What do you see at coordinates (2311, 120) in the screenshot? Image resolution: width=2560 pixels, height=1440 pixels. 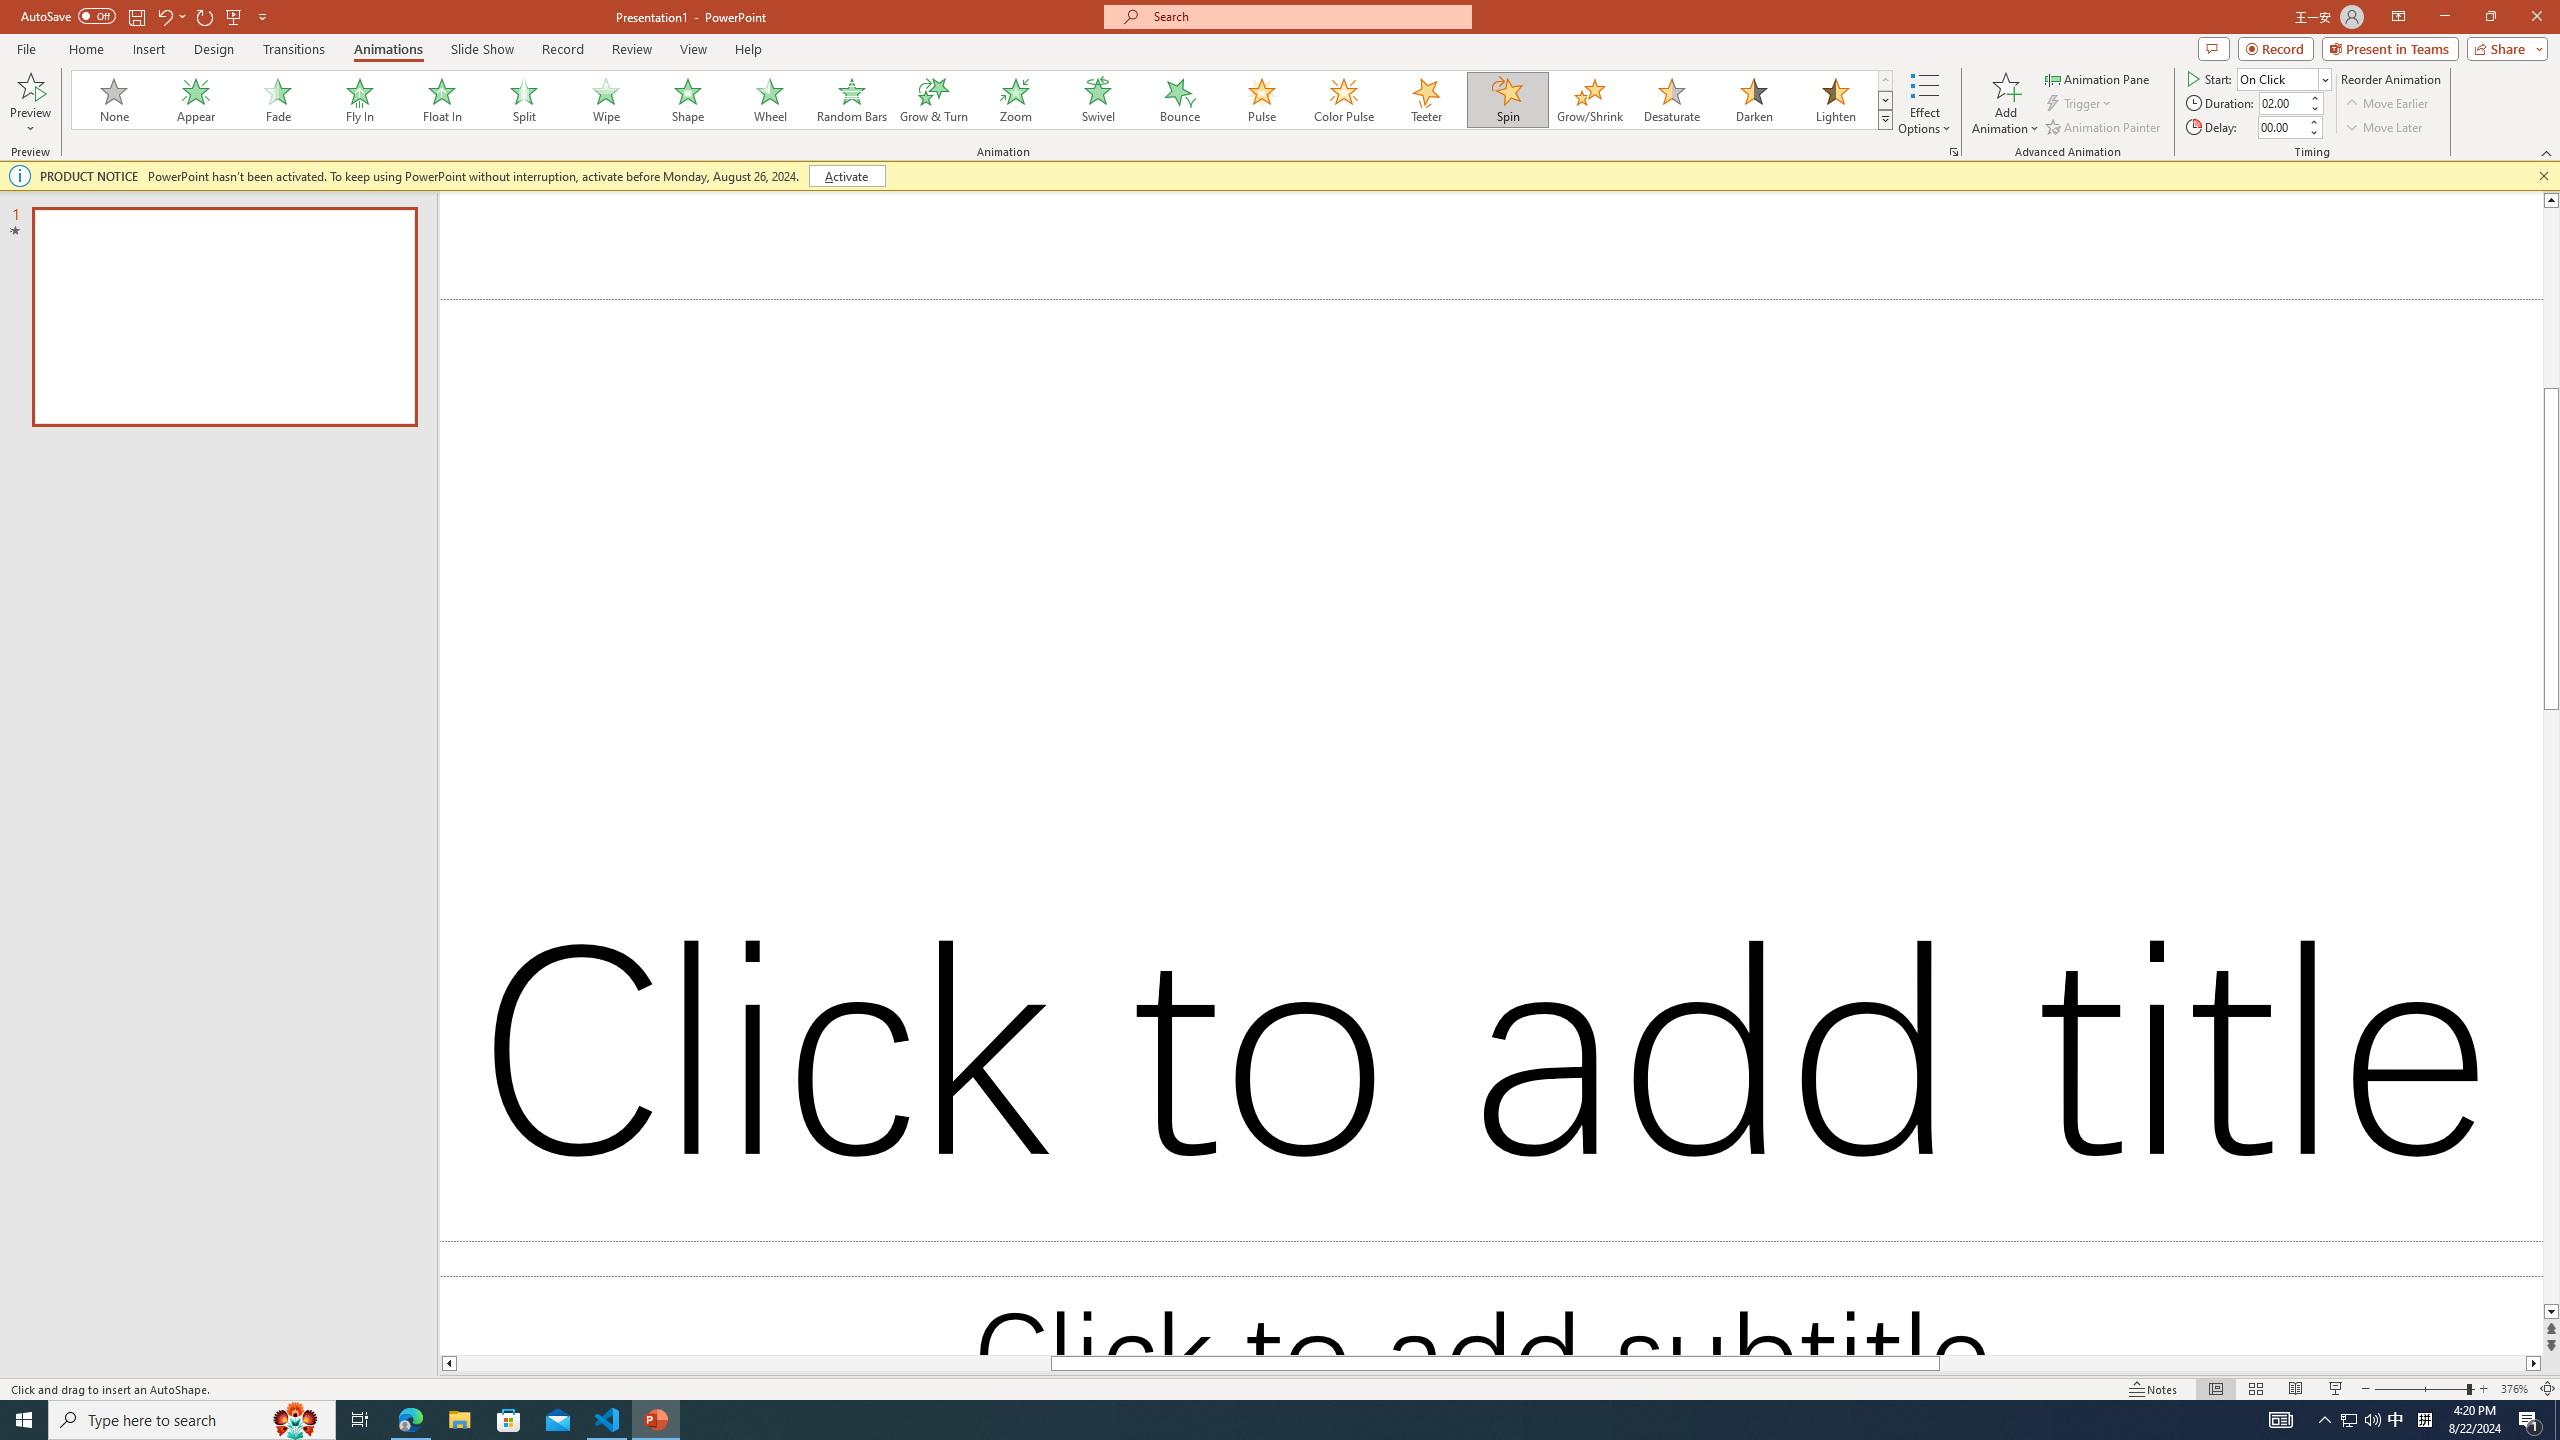 I see `'More'` at bounding box center [2311, 120].